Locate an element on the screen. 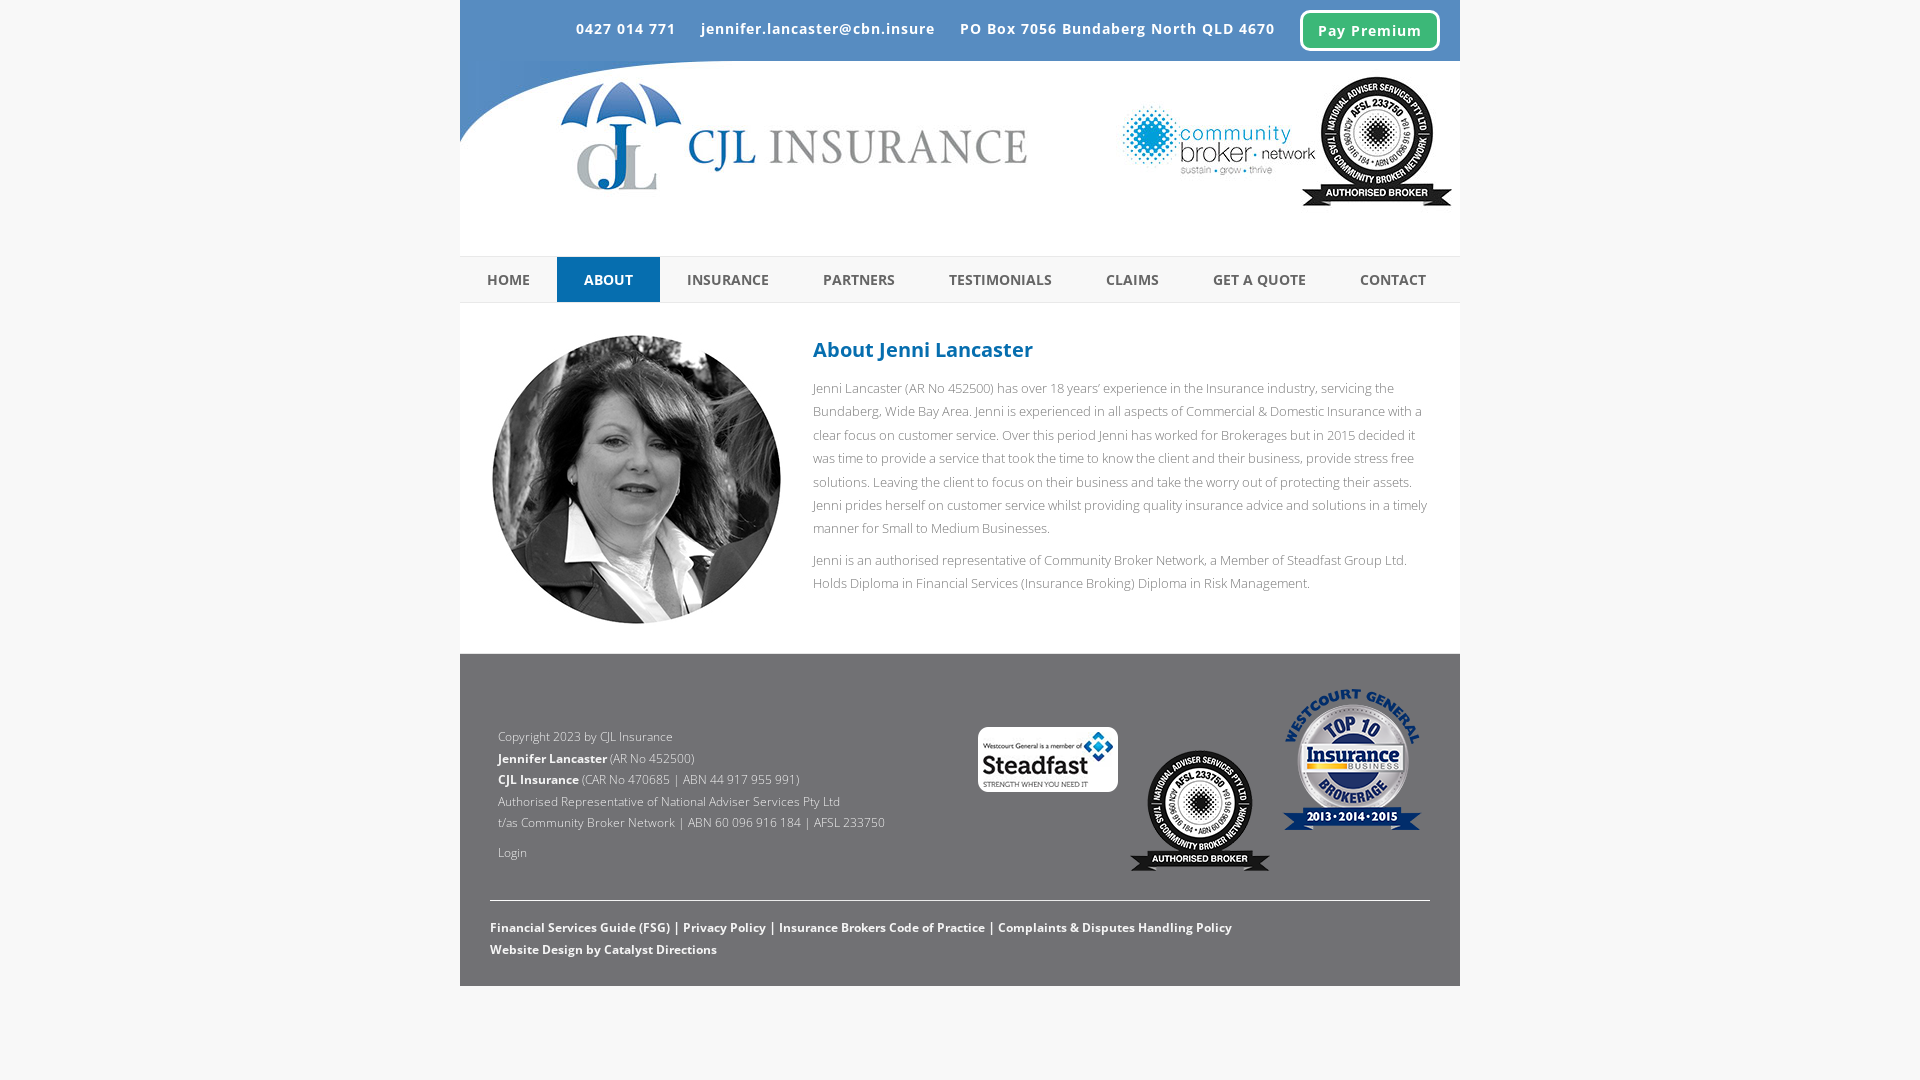 This screenshot has height=1080, width=1920. 'Financial Services Guide (FSG)' is located at coordinates (579, 927).